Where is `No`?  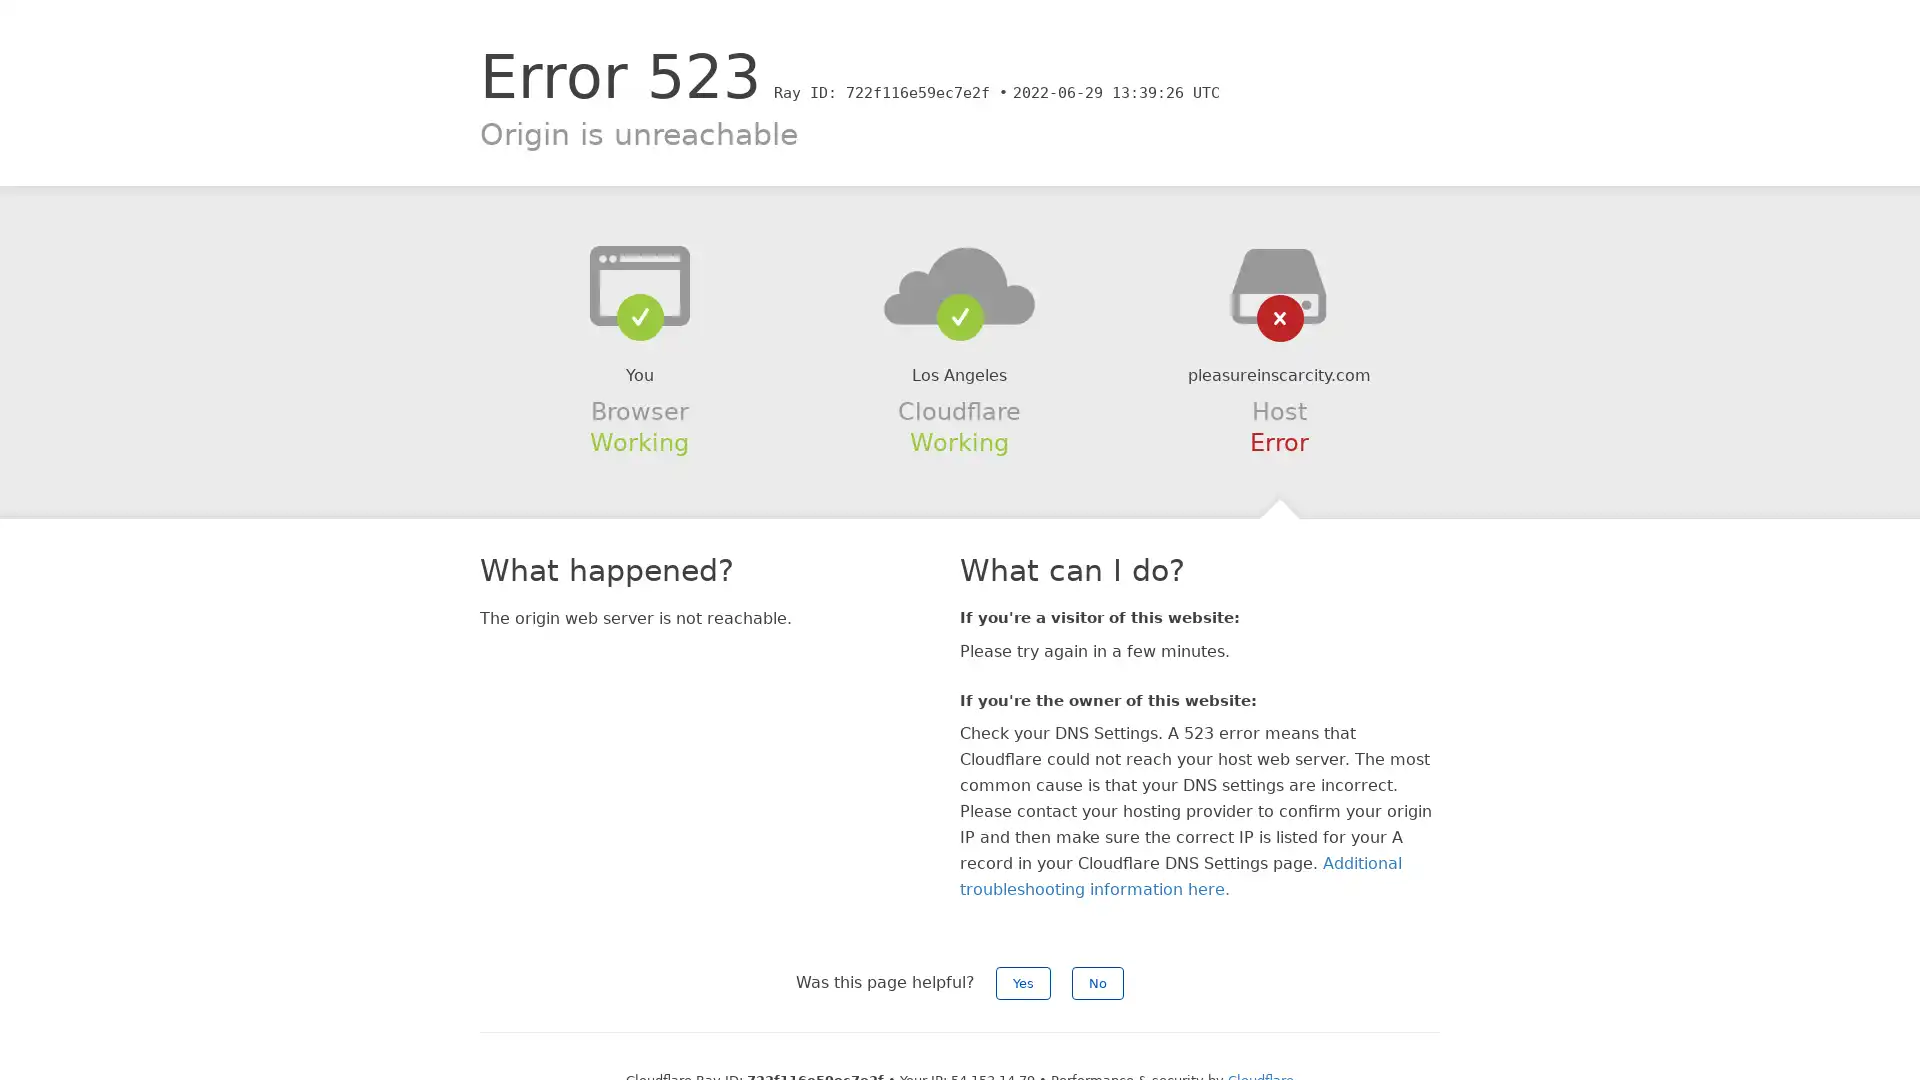 No is located at coordinates (1097, 982).